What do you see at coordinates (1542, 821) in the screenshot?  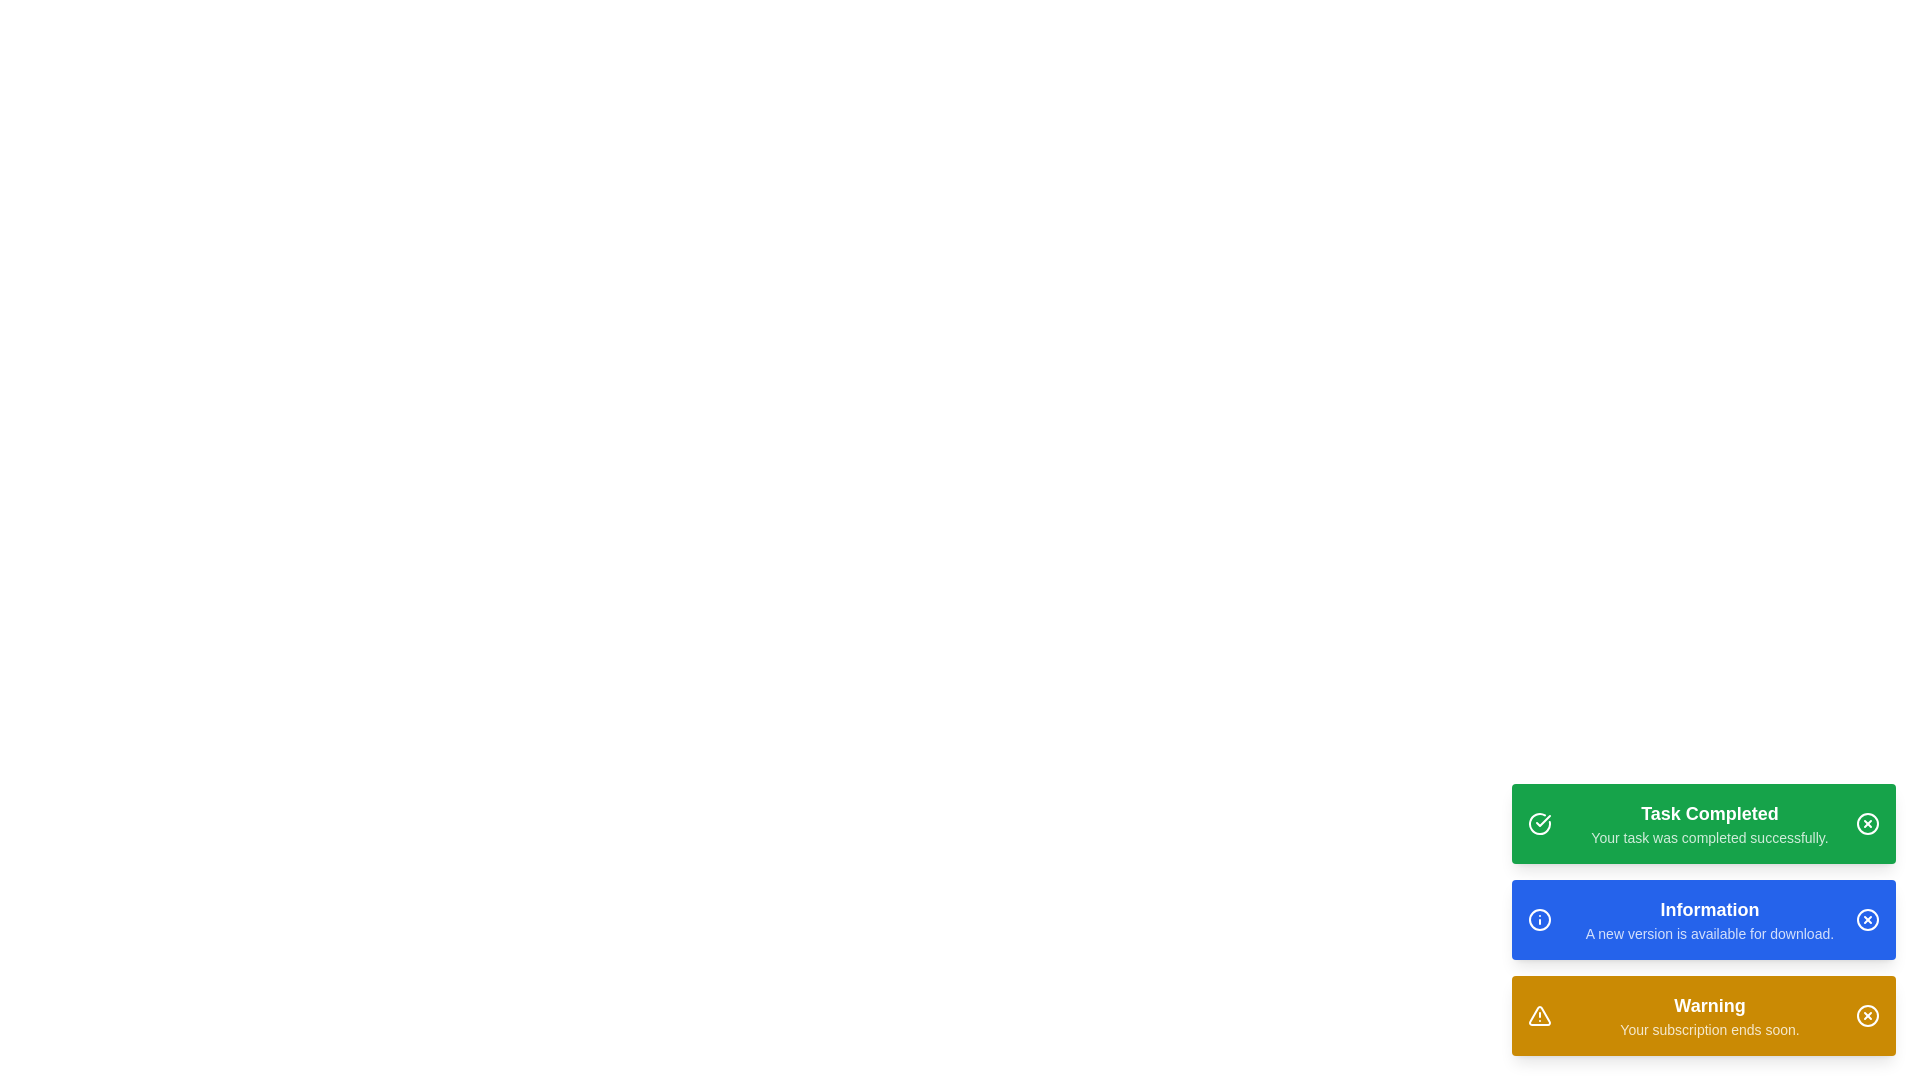 I see `the checkmark icon within the green button at the top of the three buttons, which symbolizes success or task completion` at bounding box center [1542, 821].